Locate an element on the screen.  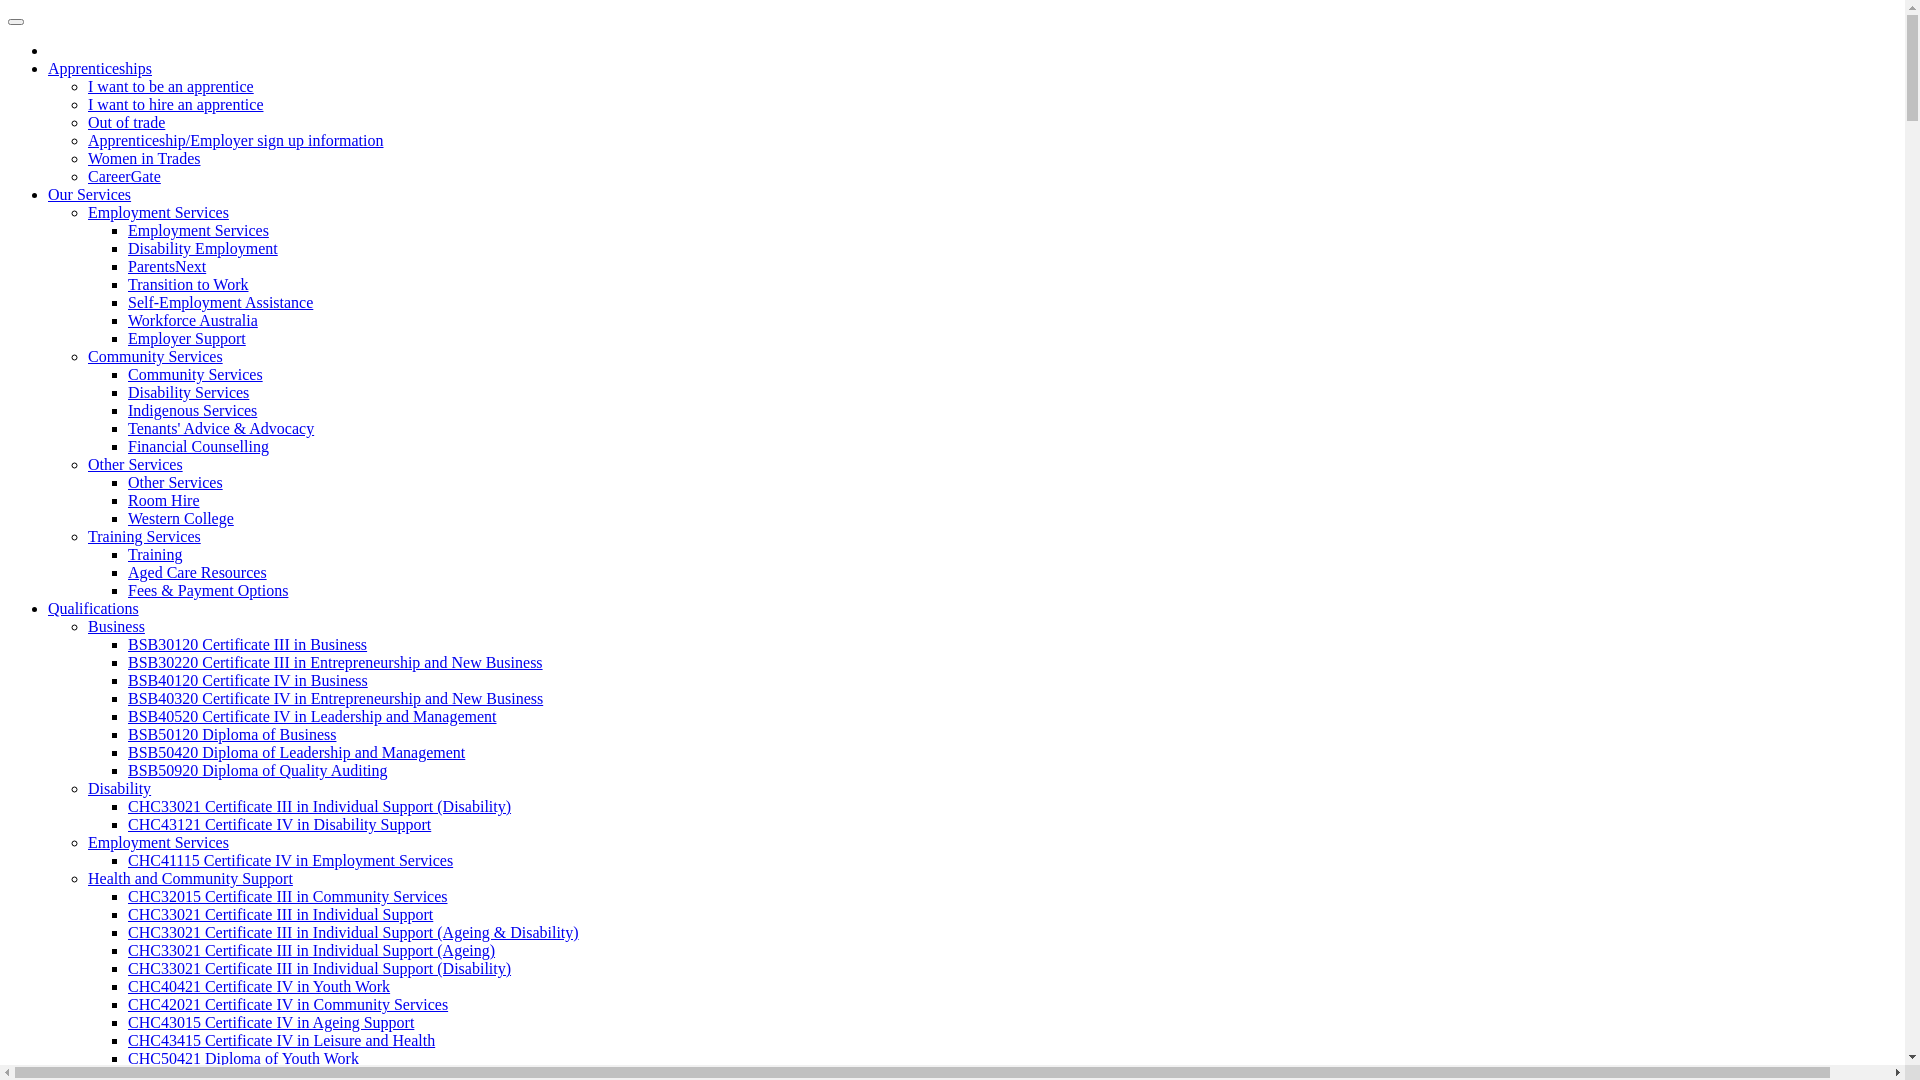
'Fees & Payment Options' is located at coordinates (207, 589).